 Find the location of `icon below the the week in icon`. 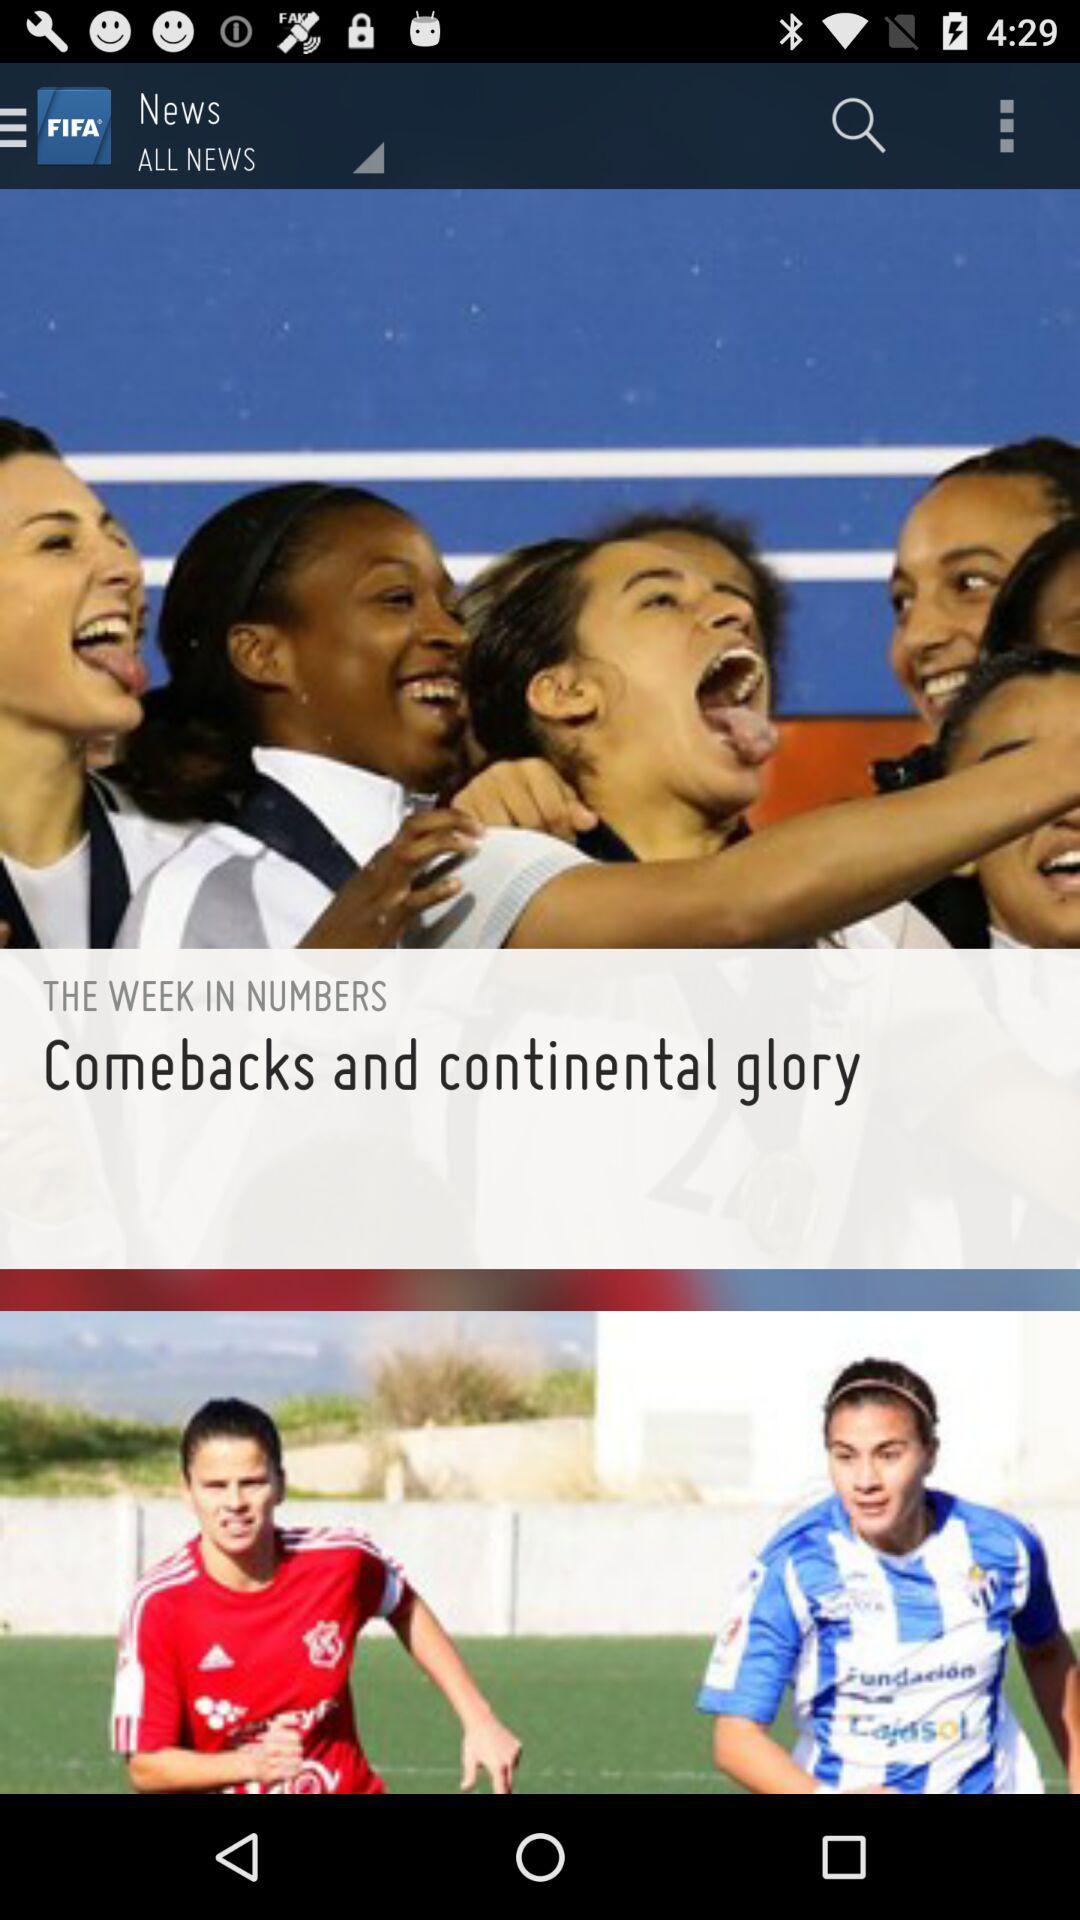

icon below the the week in icon is located at coordinates (540, 1144).